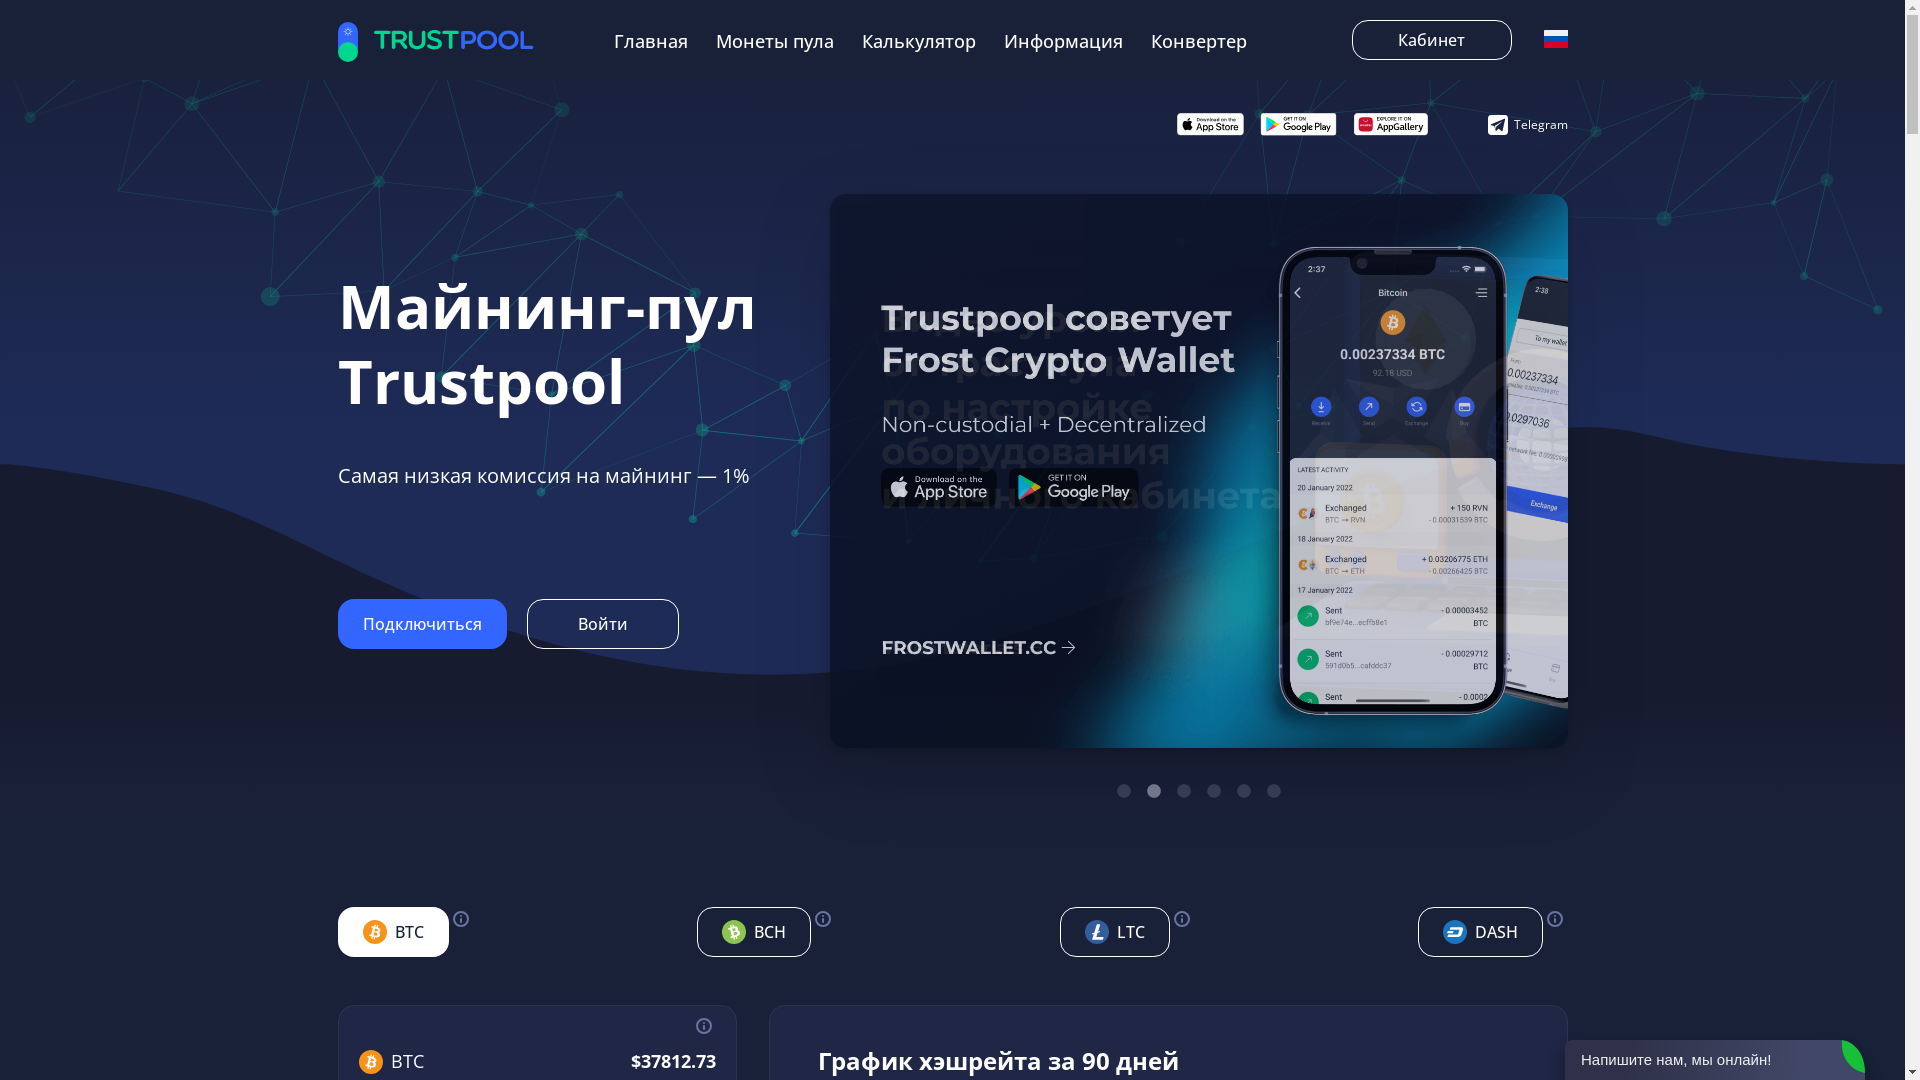 The width and height of the screenshot is (1920, 1080). Describe the element at coordinates (1488, 124) in the screenshot. I see `'Telegram'` at that location.